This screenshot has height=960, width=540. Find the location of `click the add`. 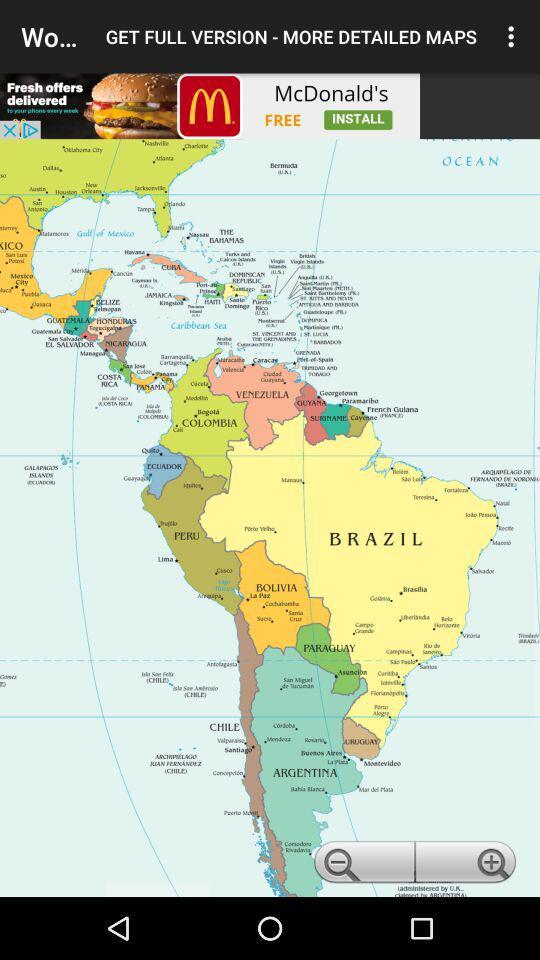

click the add is located at coordinates (209, 106).